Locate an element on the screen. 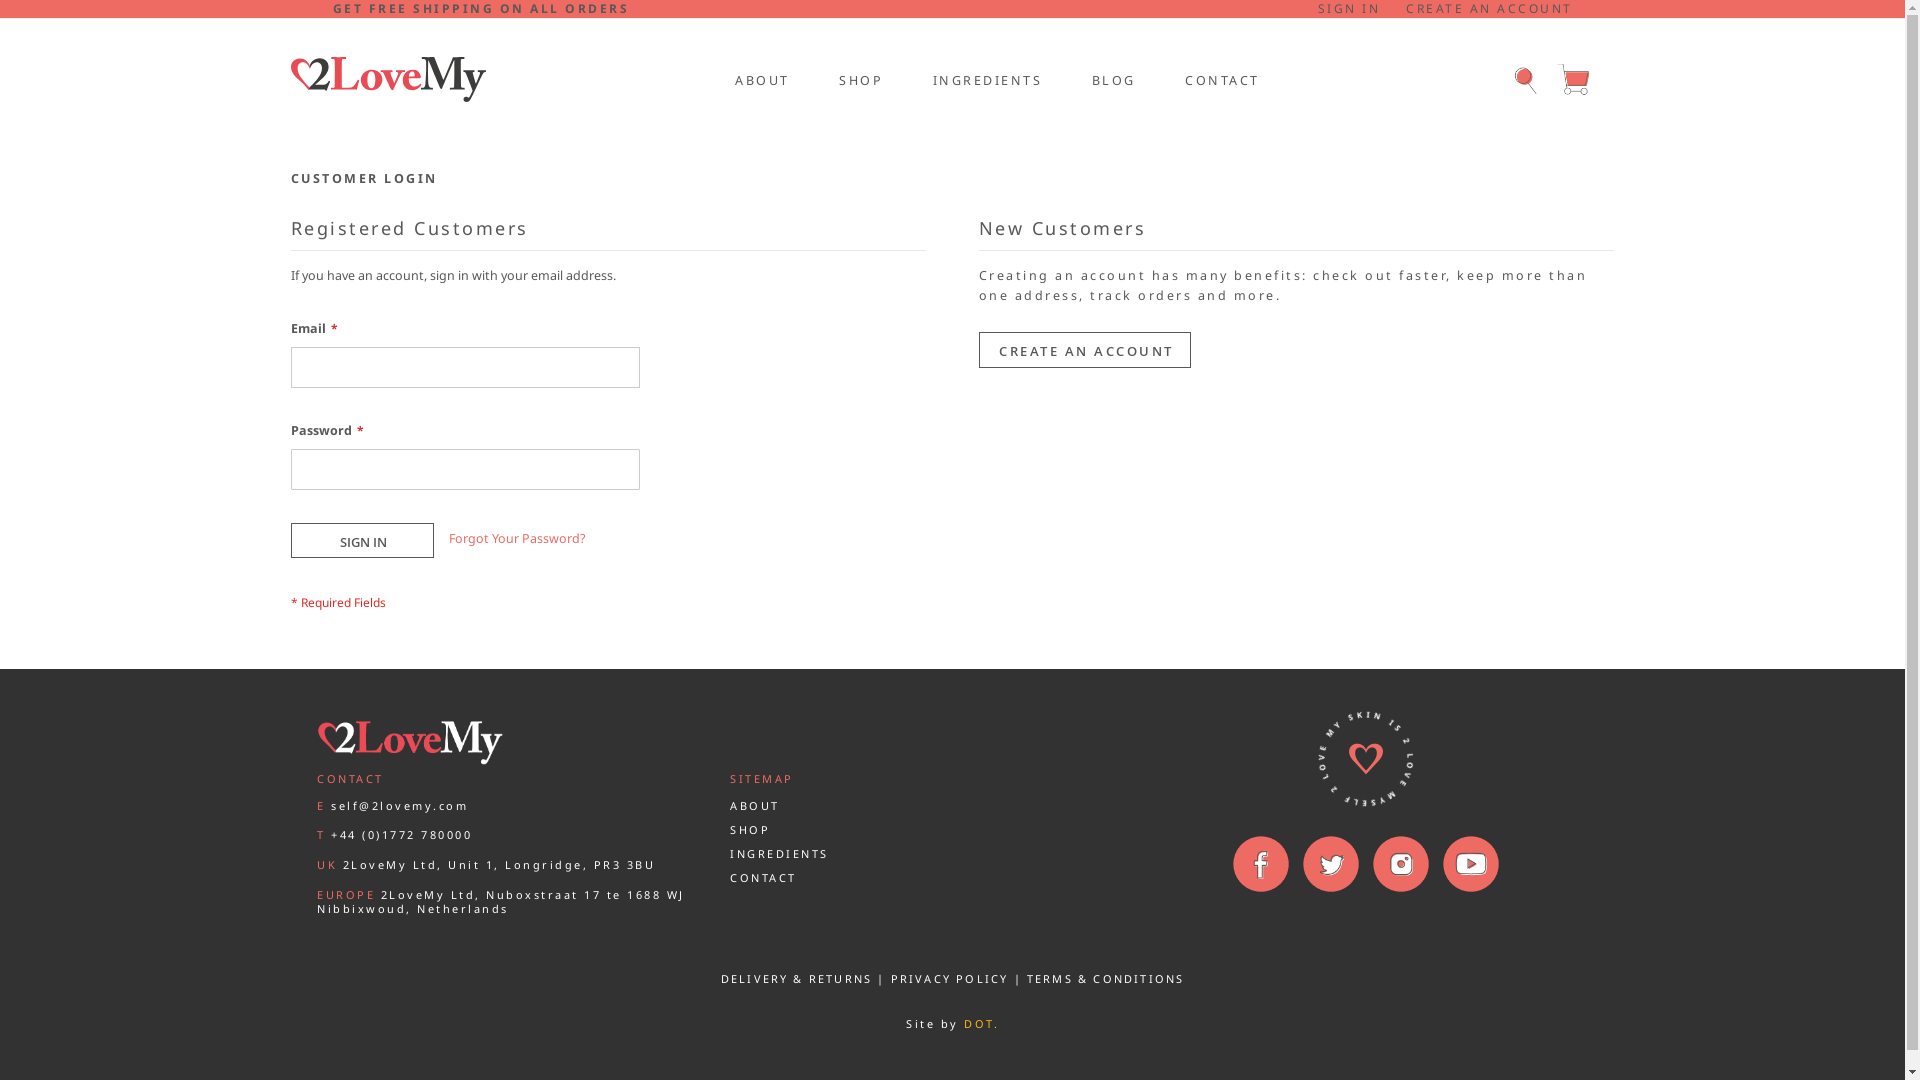  '+44 (0)1772 780000' is located at coordinates (400, 834).